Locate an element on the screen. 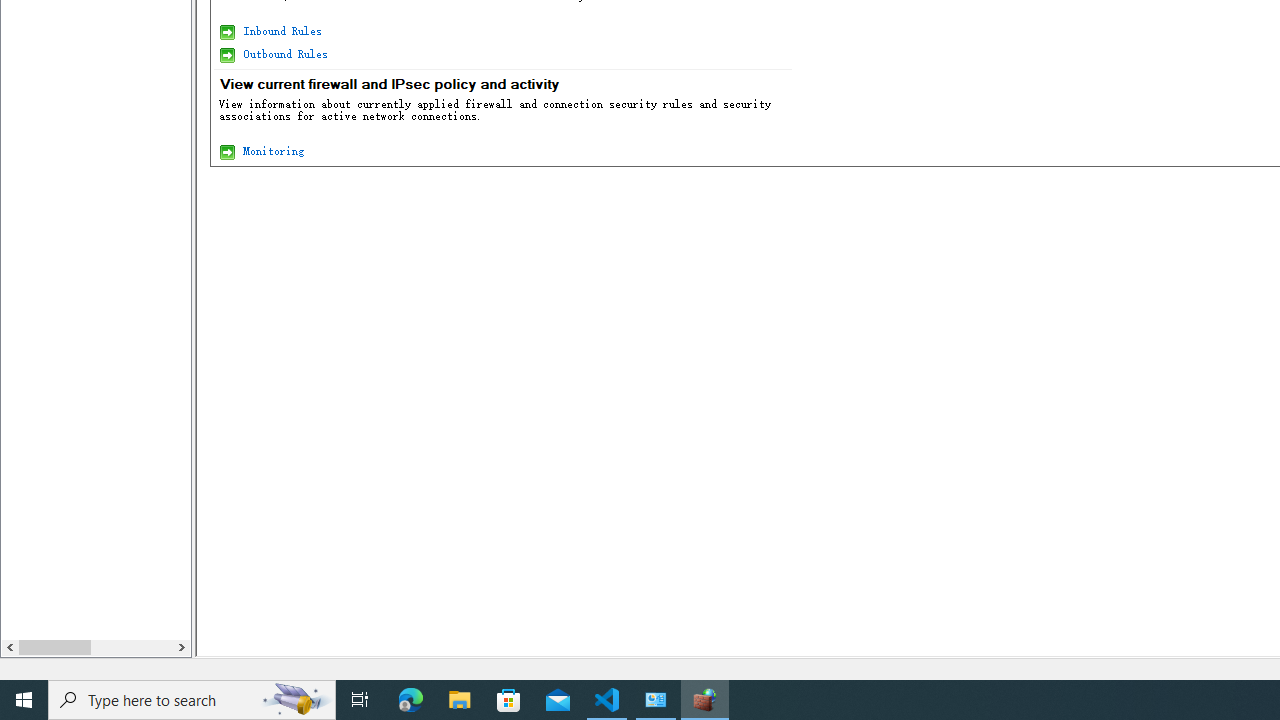 This screenshot has width=1280, height=720. 'Column right' is located at coordinates (181, 647).